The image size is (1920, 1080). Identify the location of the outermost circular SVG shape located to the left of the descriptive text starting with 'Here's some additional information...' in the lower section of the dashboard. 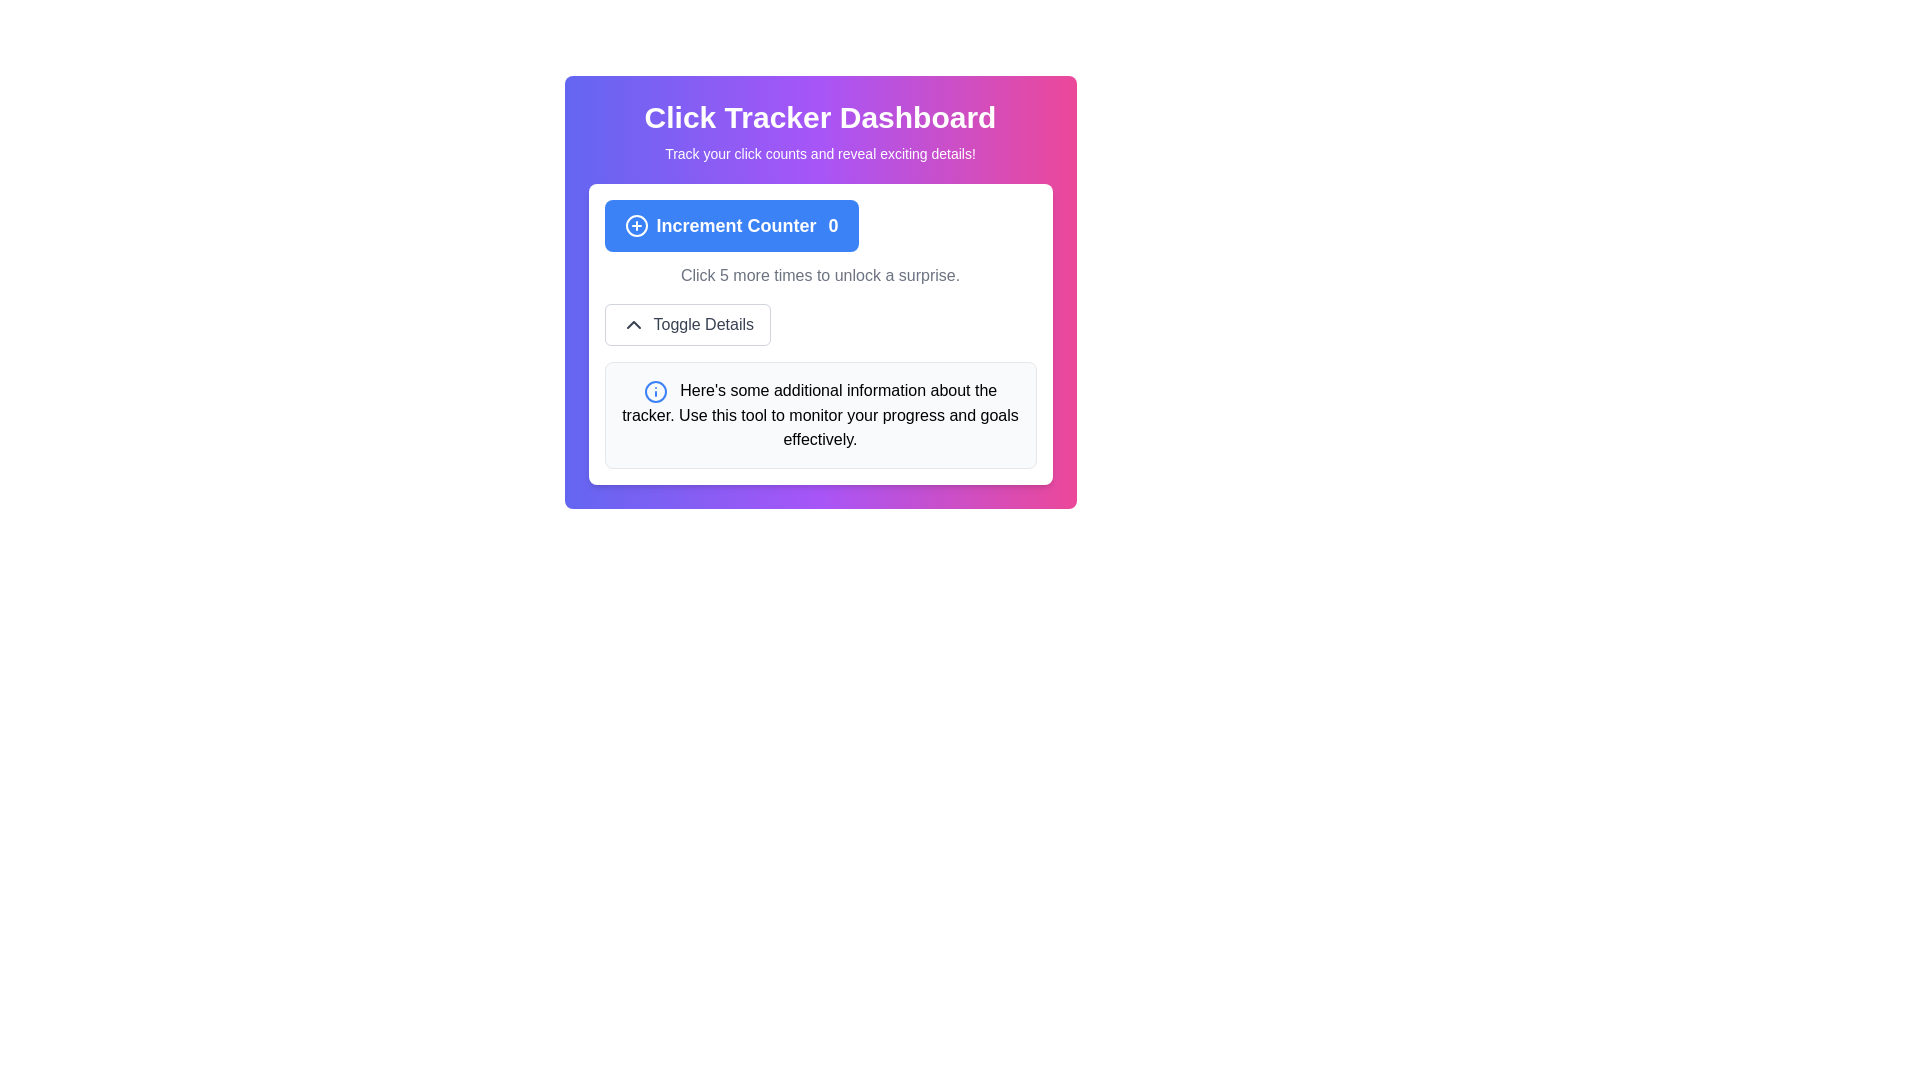
(655, 391).